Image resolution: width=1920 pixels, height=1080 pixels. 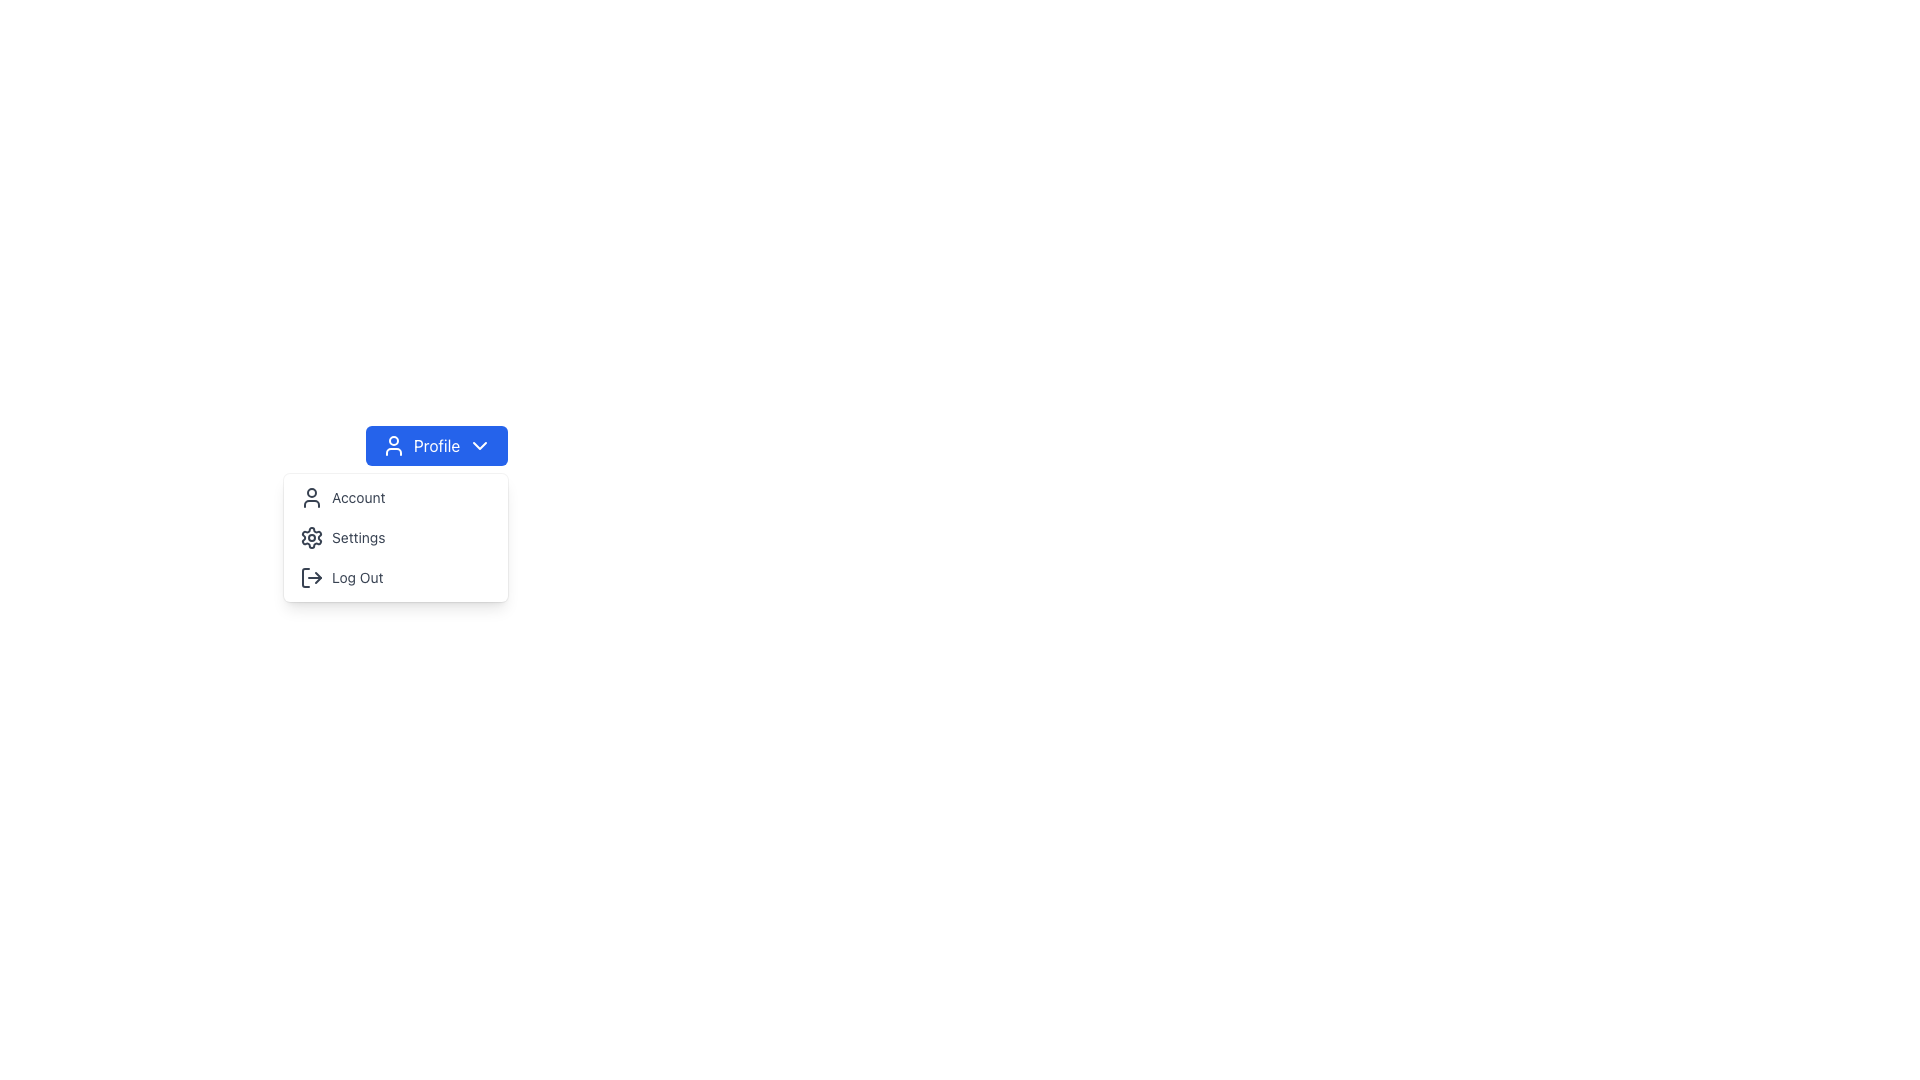 I want to click on the 'Settings' option in the dropdown menu located in the top-right section of the interface, immediately below the 'Profile' button, so click(x=395, y=536).